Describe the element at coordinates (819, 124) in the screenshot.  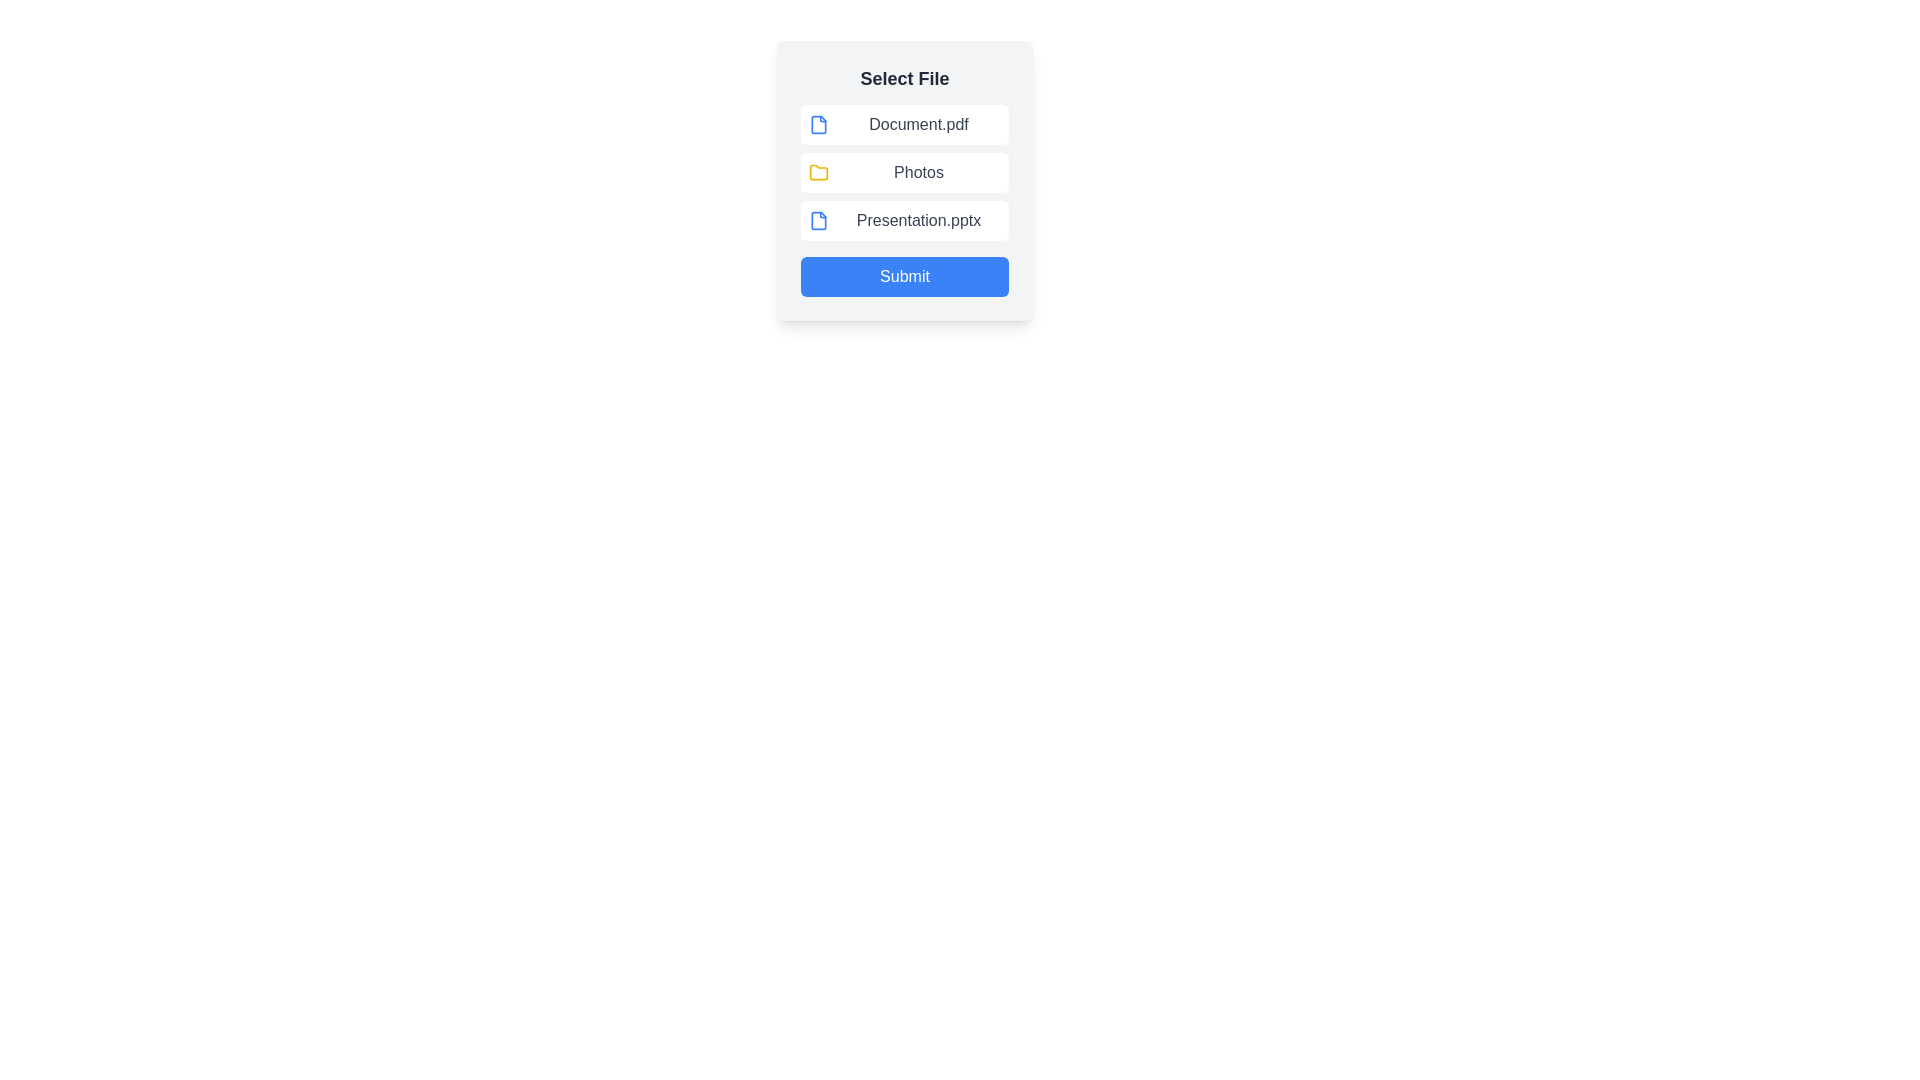
I see `on the document file icon with a blue outline located` at that location.